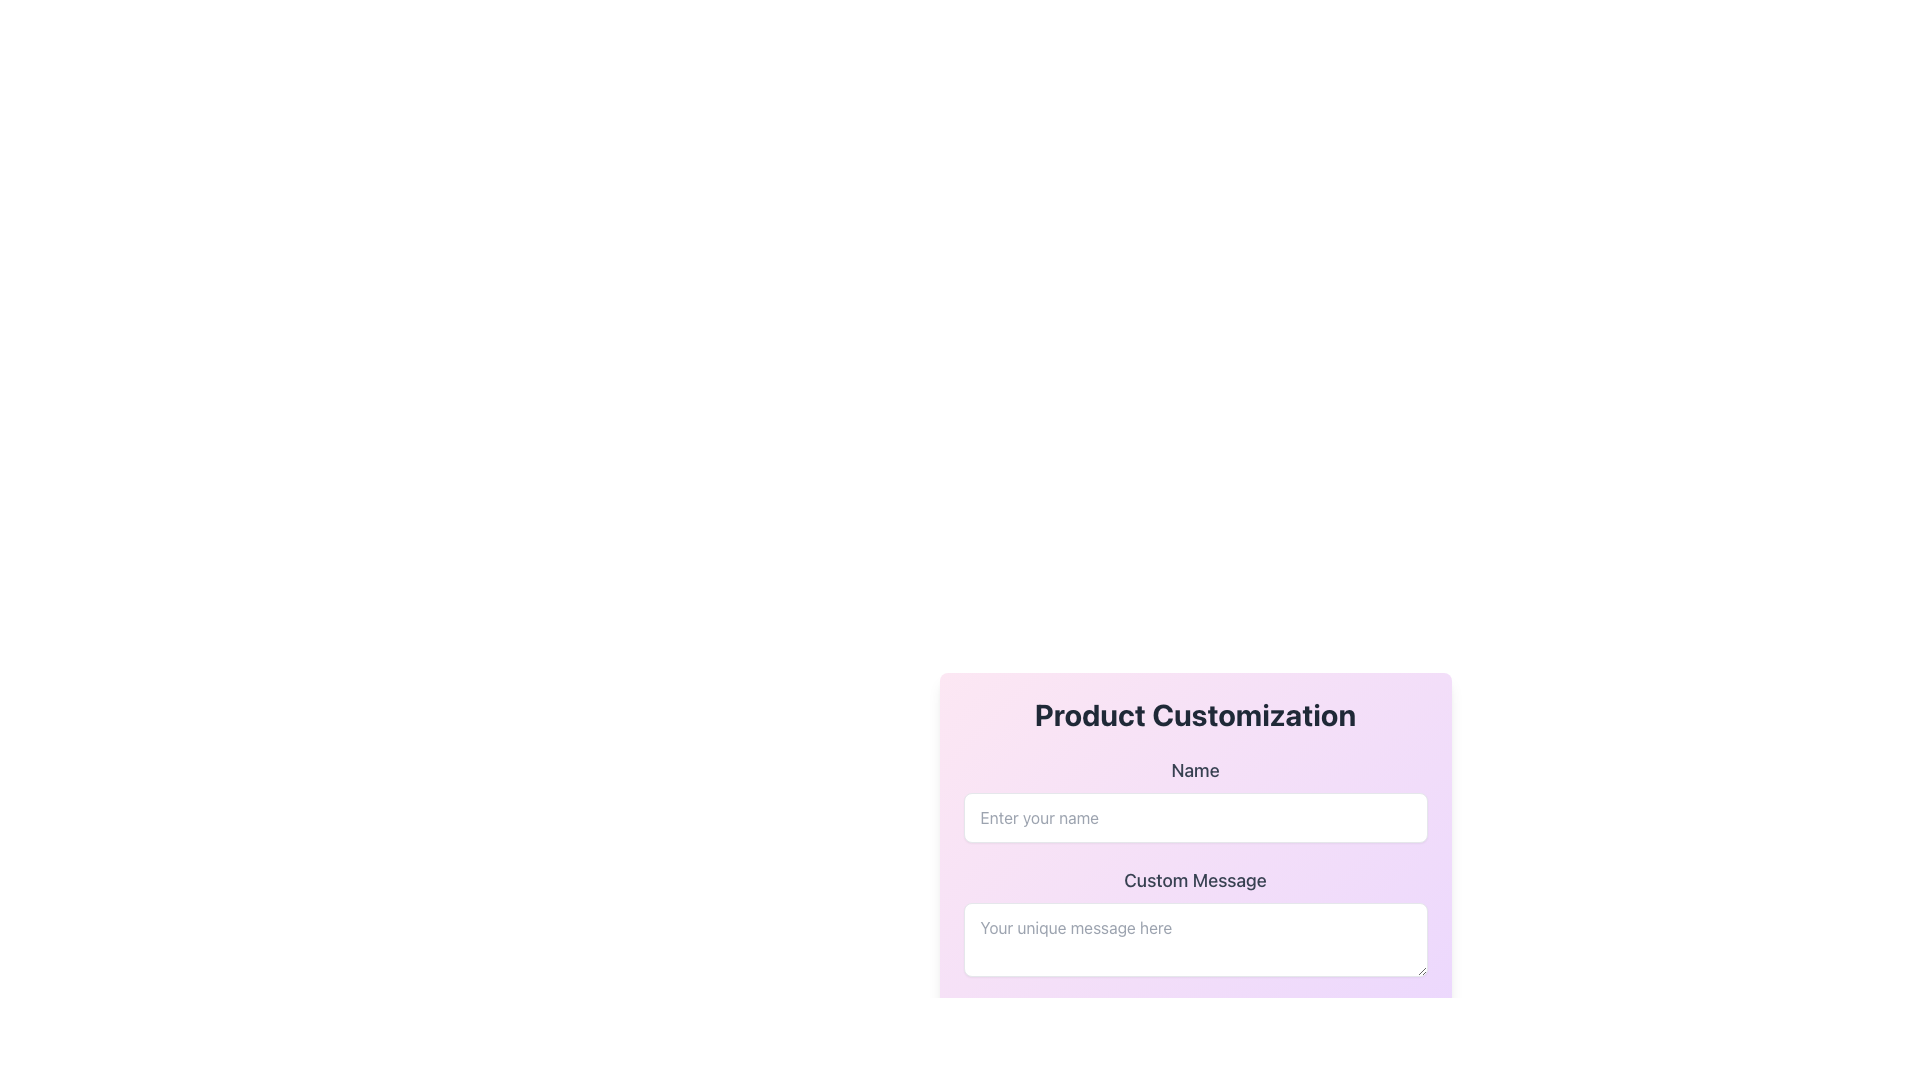  I want to click on the text label that describes the message input field, which is positioned above the textarea with the placeholder 'Your unique message here', so click(1195, 879).